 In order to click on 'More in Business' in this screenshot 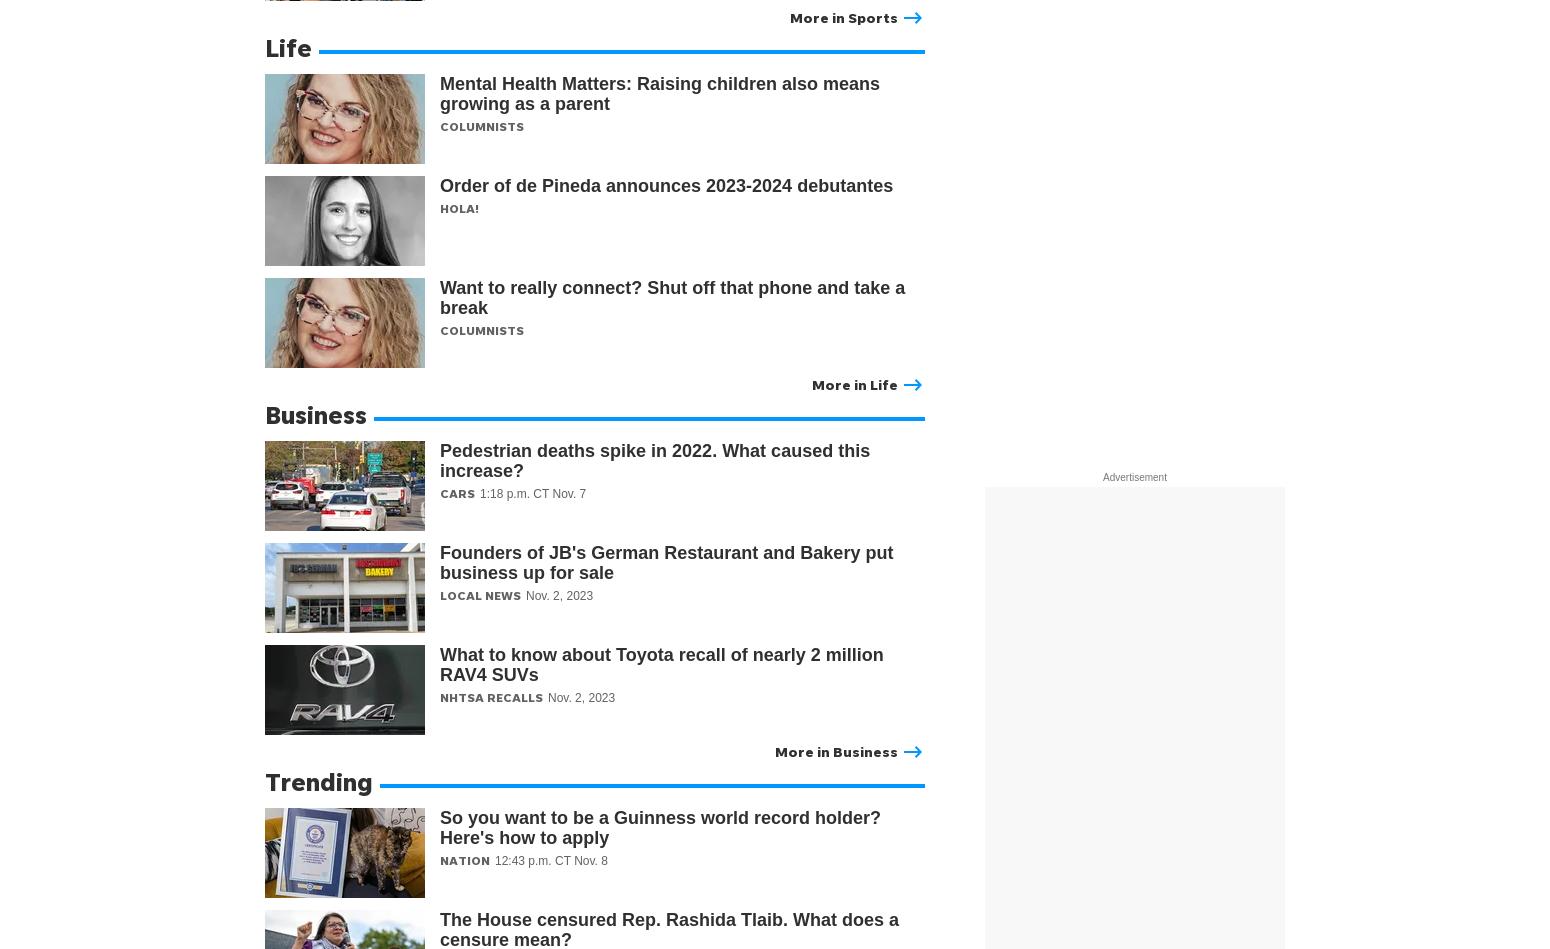, I will do `click(835, 751)`.